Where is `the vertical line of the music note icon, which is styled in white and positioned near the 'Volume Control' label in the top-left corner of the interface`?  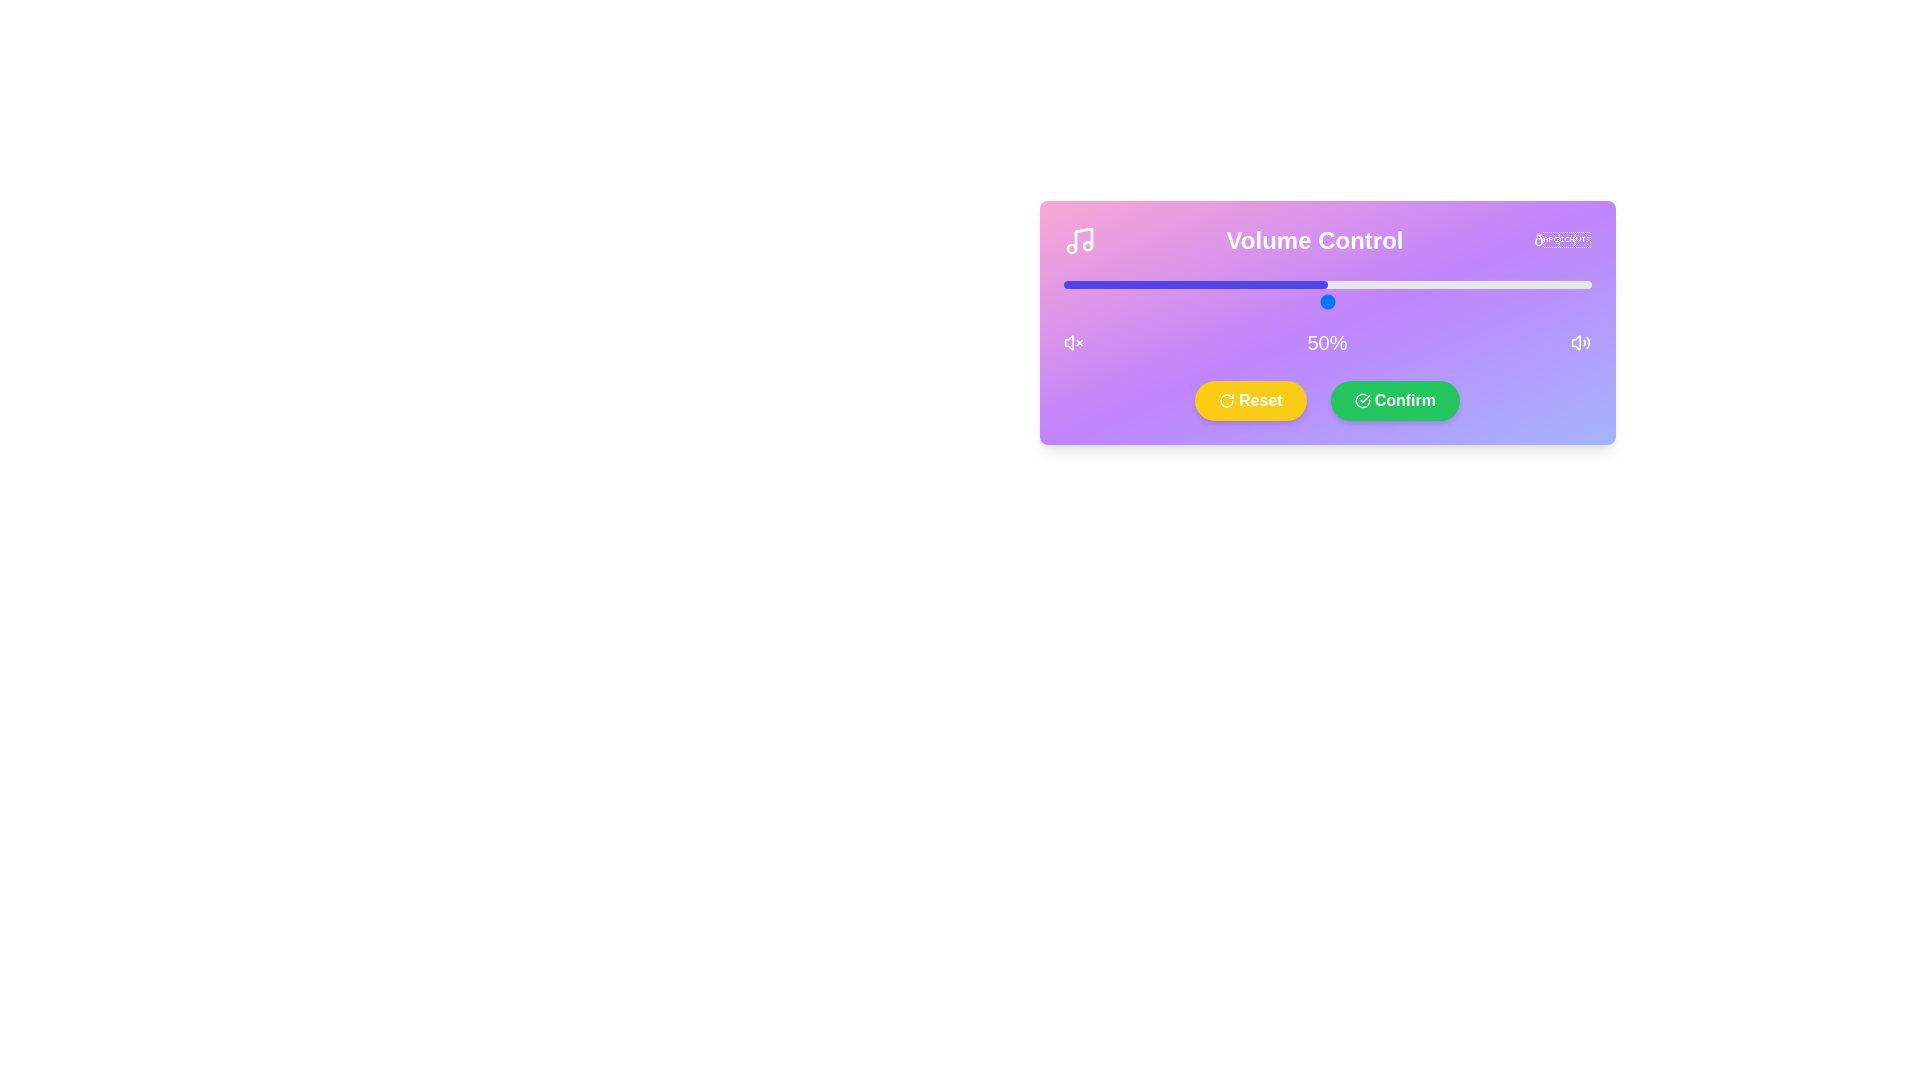
the vertical line of the music note icon, which is styled in white and positioned near the 'Volume Control' label in the top-left corner of the interface is located at coordinates (1082, 238).